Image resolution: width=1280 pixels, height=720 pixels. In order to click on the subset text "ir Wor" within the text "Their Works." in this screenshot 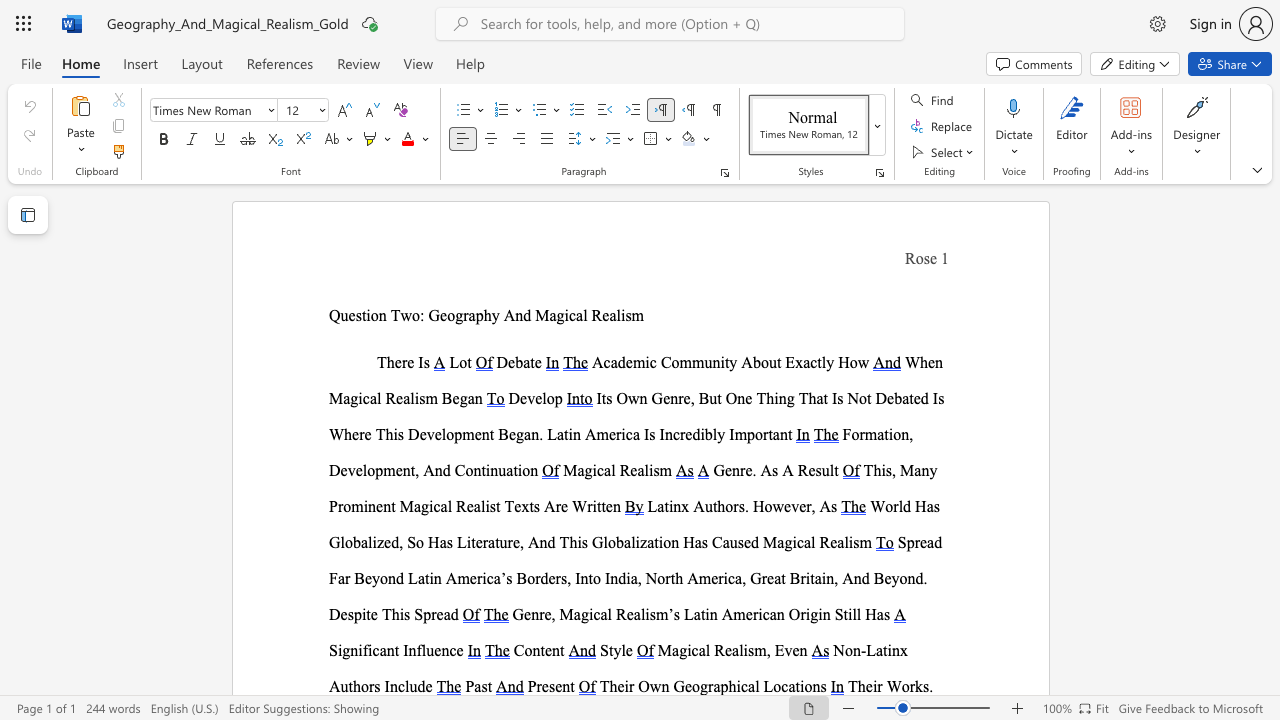, I will do `click(872, 685)`.